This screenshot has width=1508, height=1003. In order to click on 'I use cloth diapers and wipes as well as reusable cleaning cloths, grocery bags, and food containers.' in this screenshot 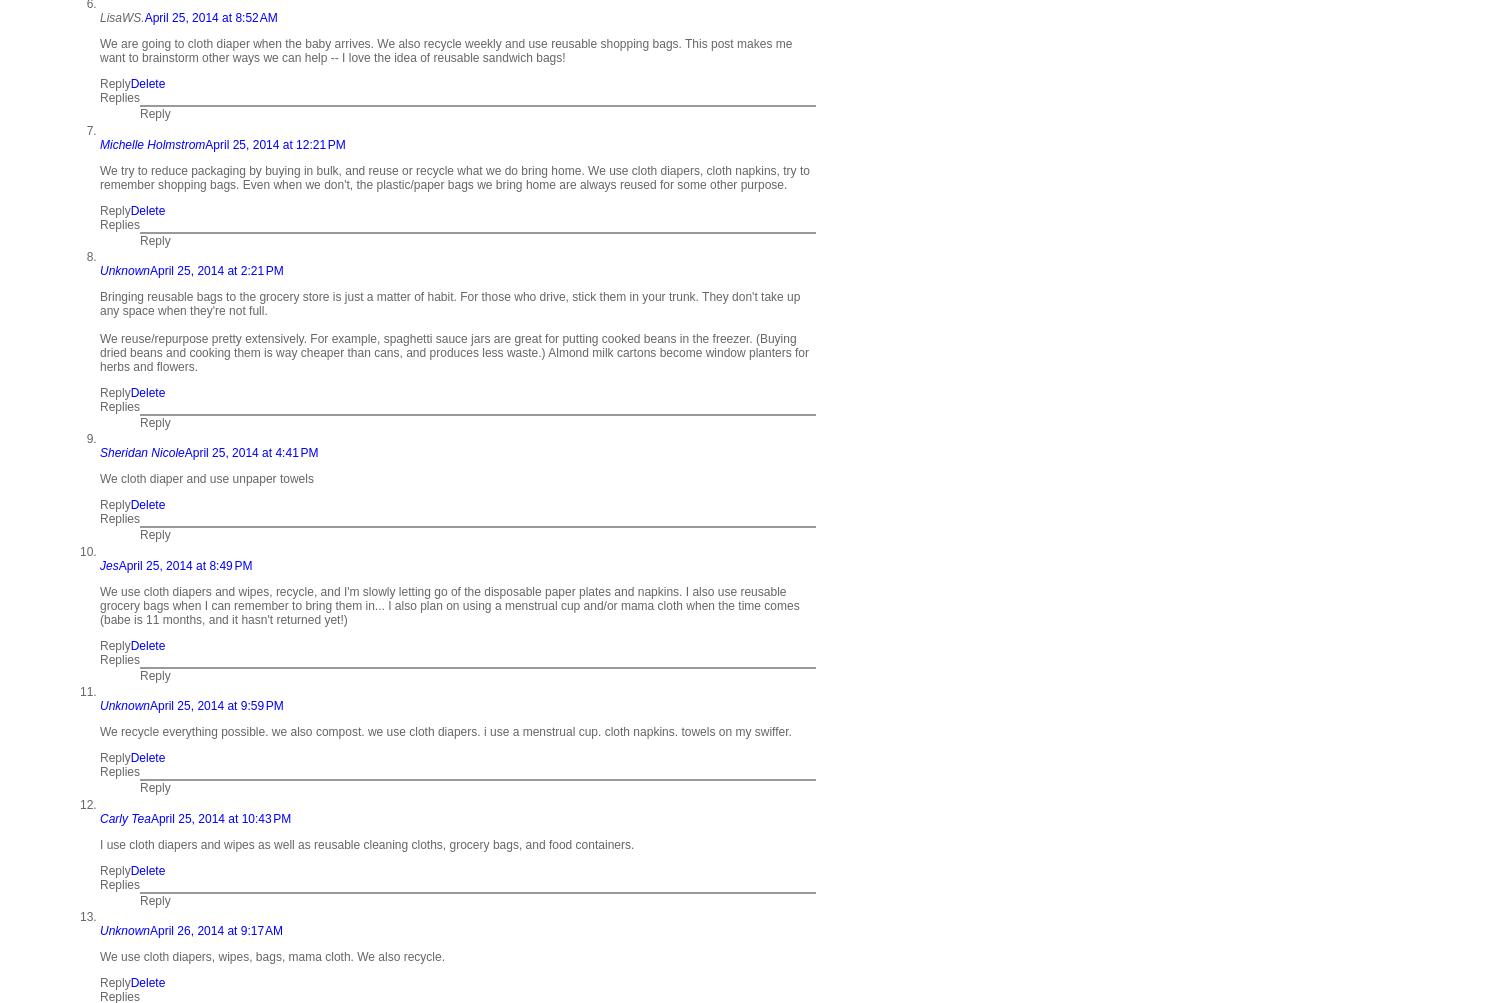, I will do `click(366, 844)`.